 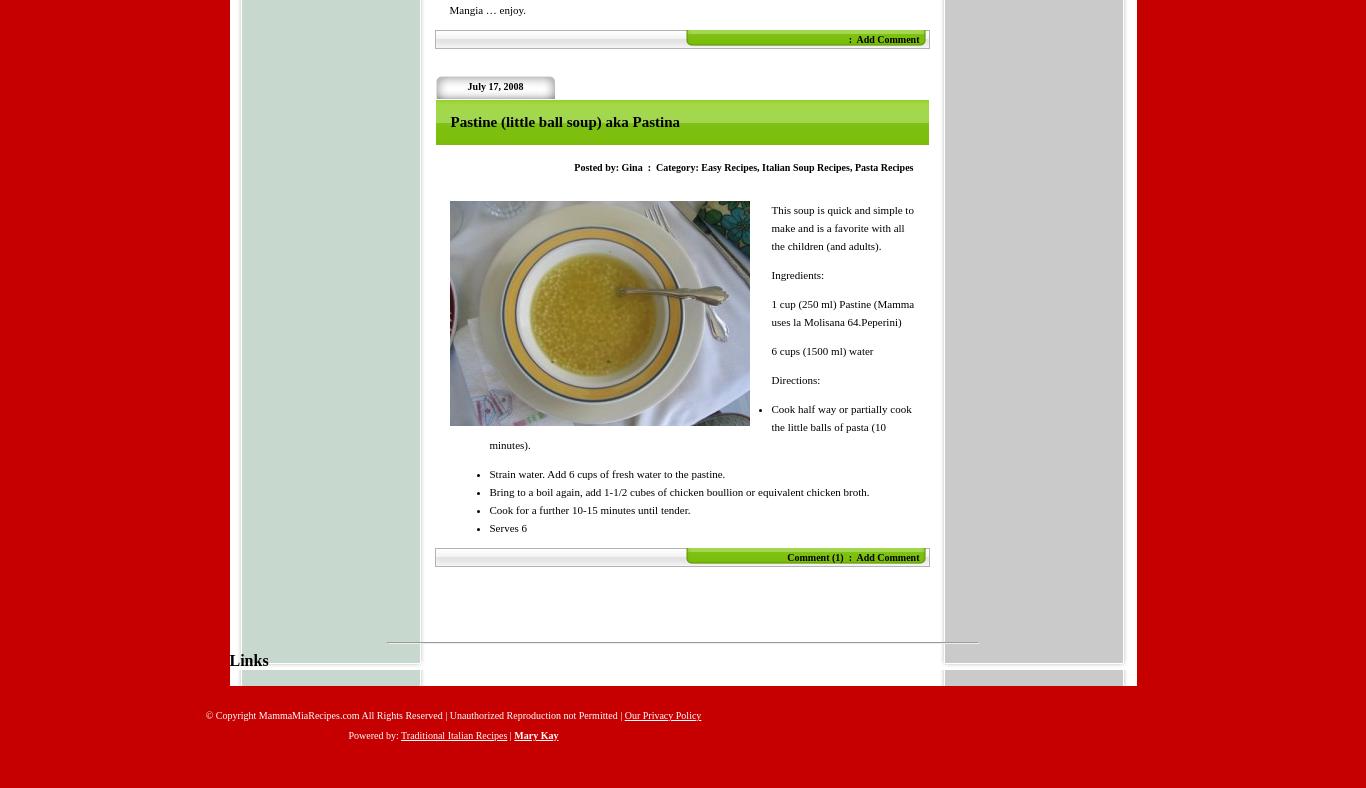 What do you see at coordinates (564, 121) in the screenshot?
I see `'Pastine (little ball soup) aka Pastina'` at bounding box center [564, 121].